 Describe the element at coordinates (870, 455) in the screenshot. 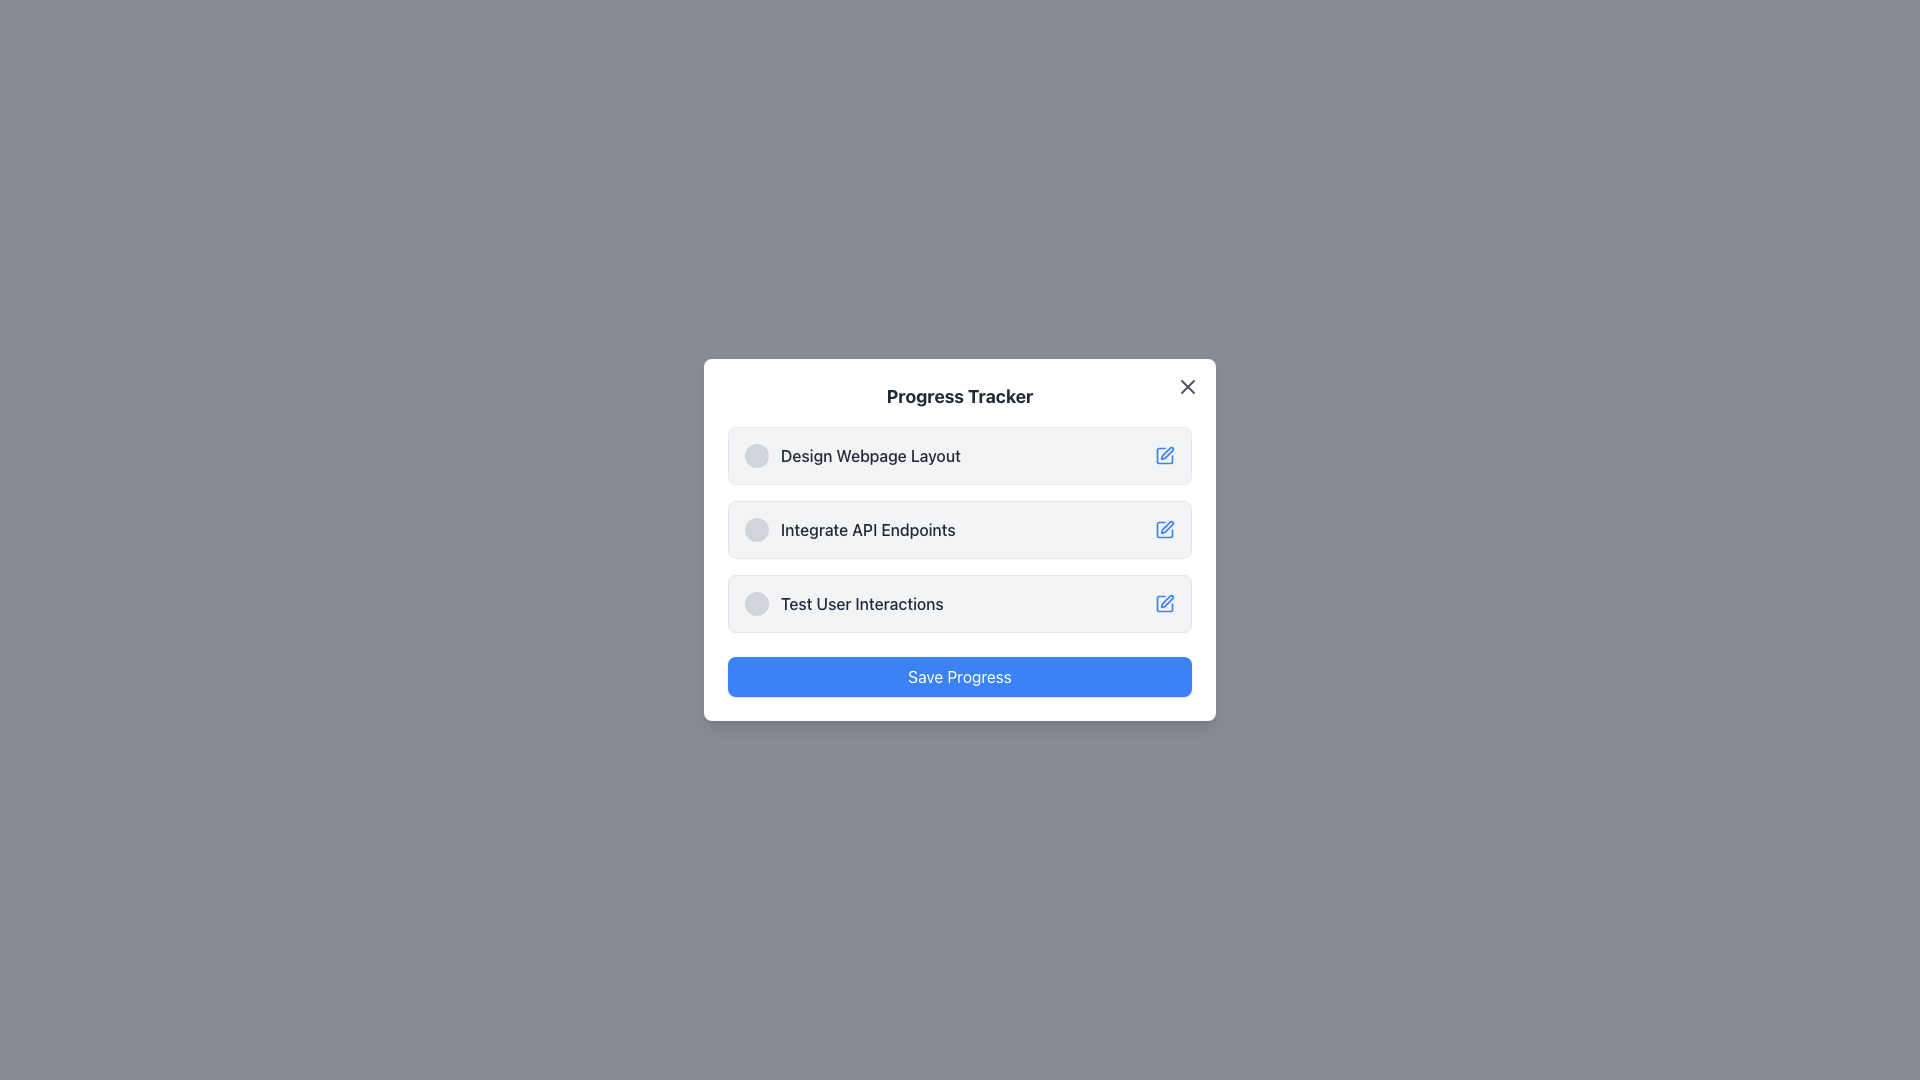

I see `the static text label that describes the first task in the progress tracker, located to the right of a circular icon and before an edit icon` at that location.